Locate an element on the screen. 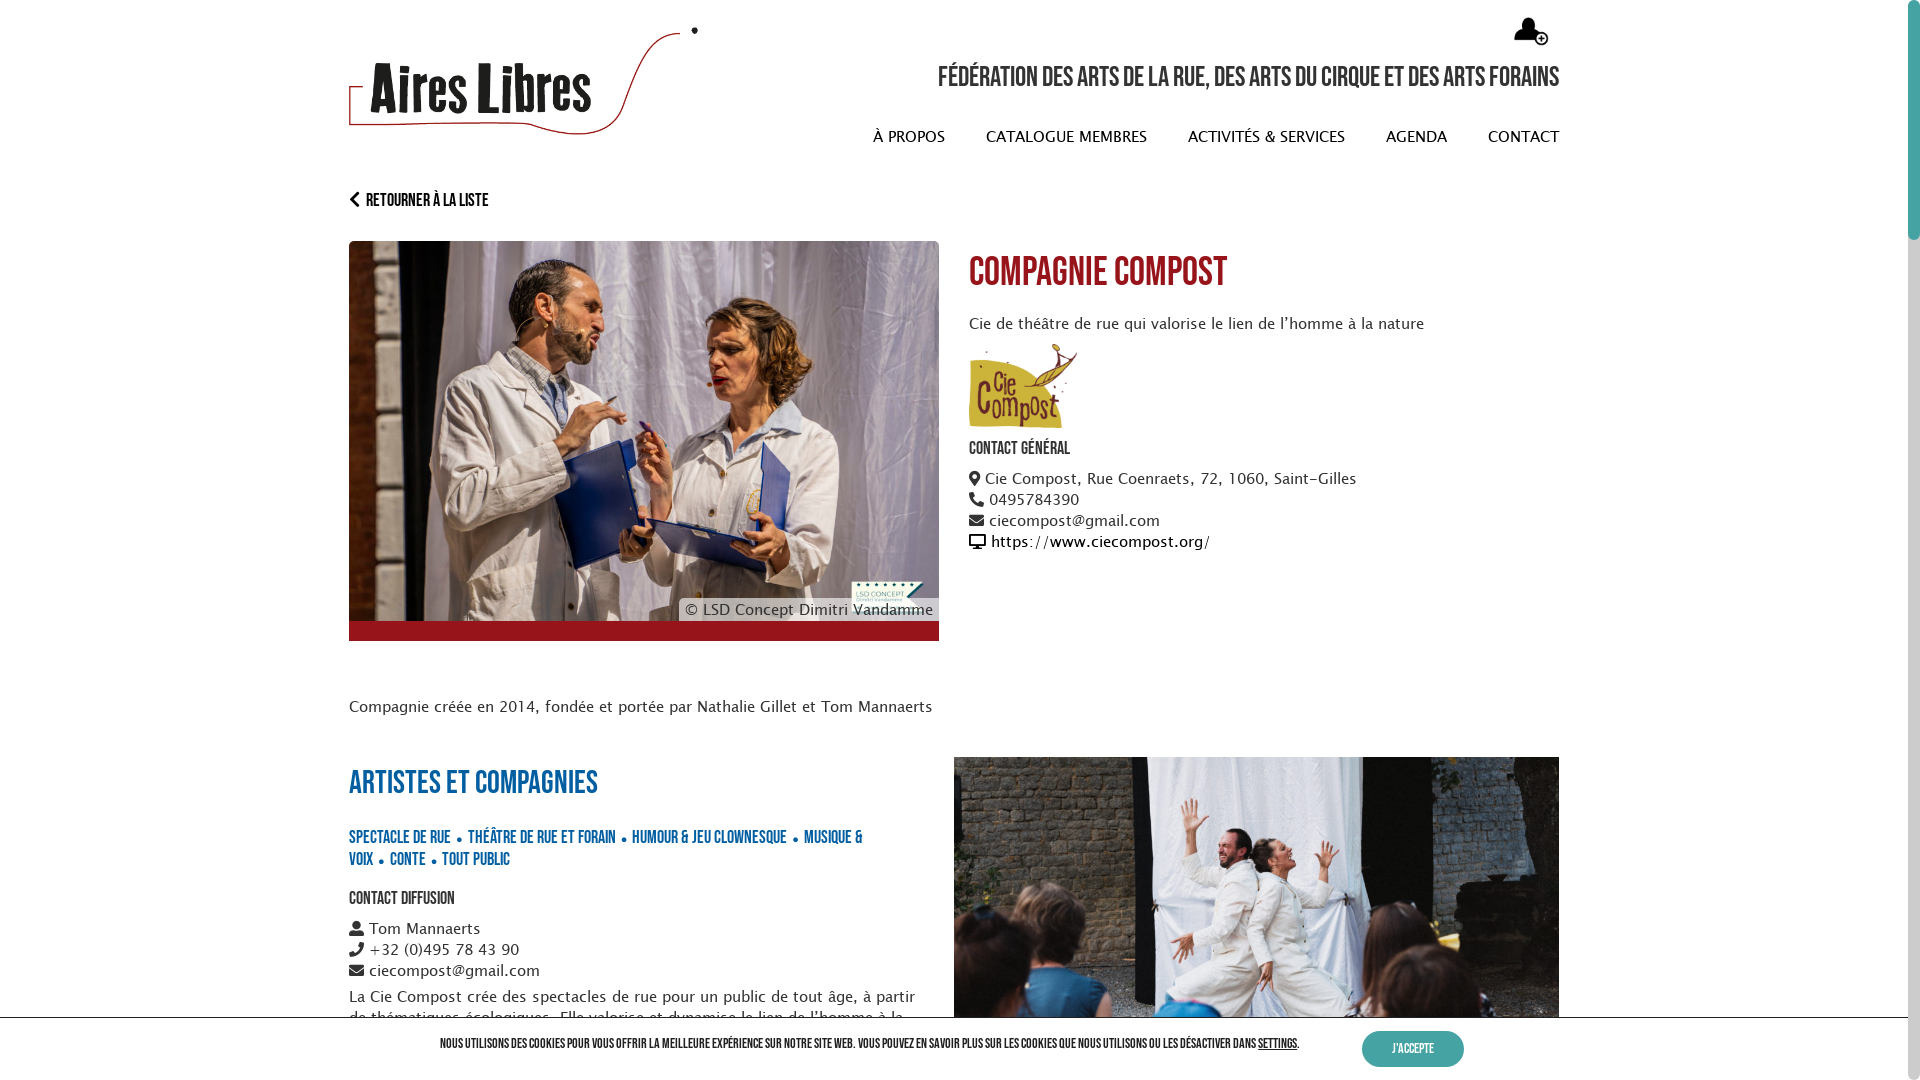 This screenshot has width=1920, height=1080. 'CATALOGUE MEMBRES' is located at coordinates (1059, 135).